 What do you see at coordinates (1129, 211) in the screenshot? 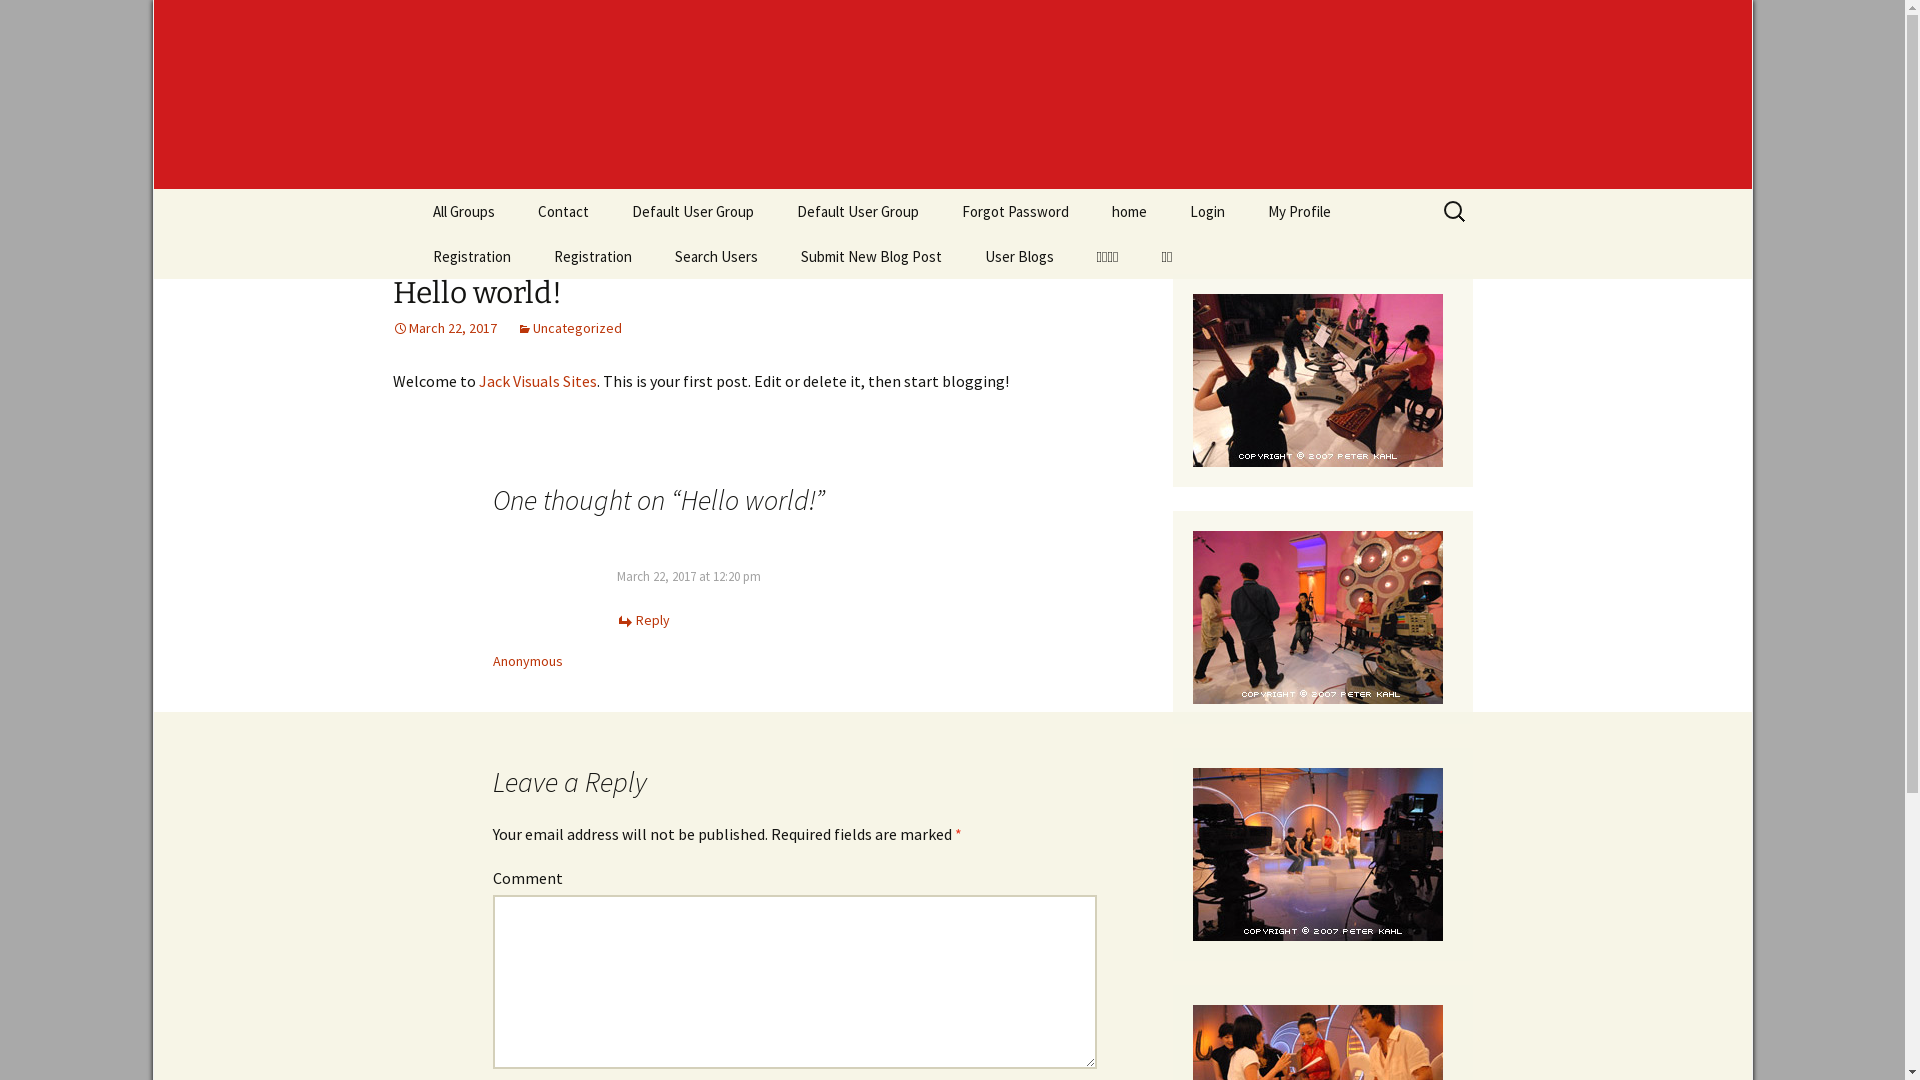
I see `'home'` at bounding box center [1129, 211].